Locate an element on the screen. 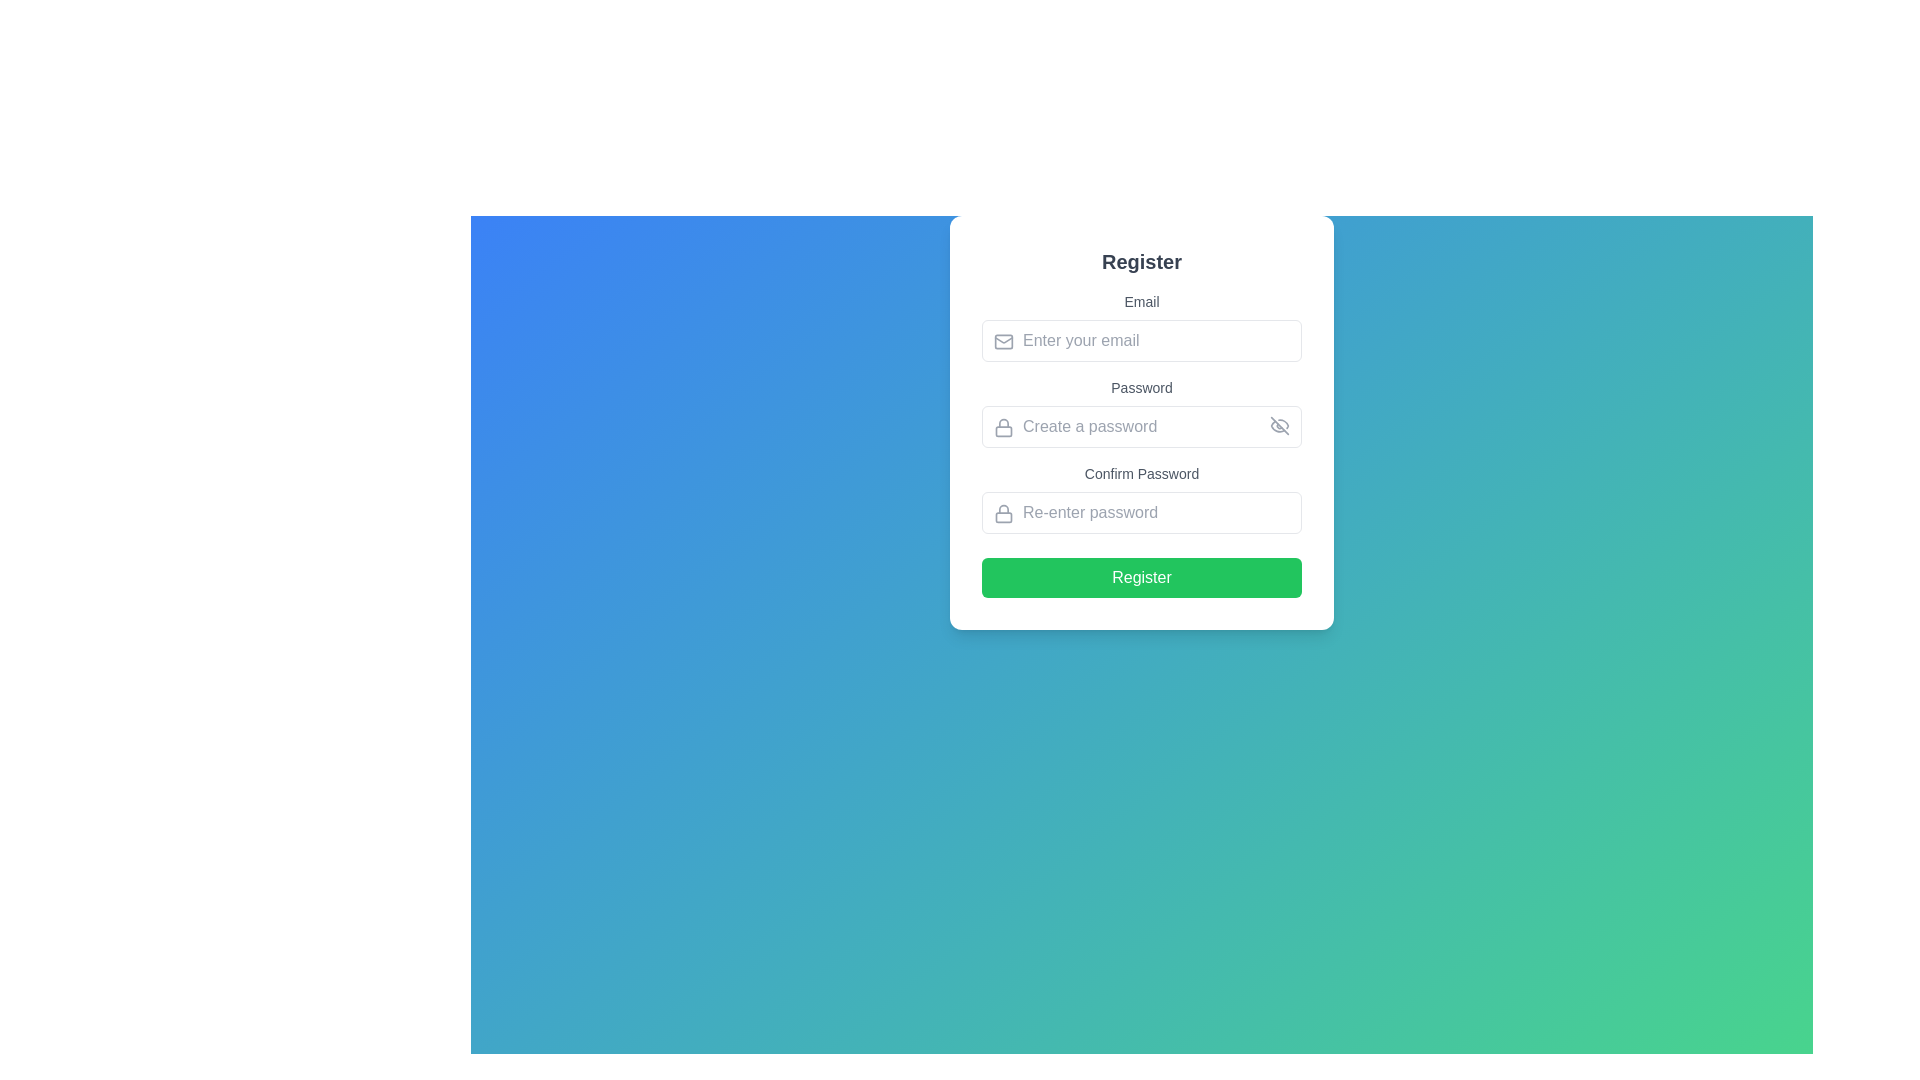 This screenshot has height=1080, width=1920. the decorative graphic forming an 'X' shape within the 'eye-off' icon of the password field in the 'Register' form is located at coordinates (1280, 424).